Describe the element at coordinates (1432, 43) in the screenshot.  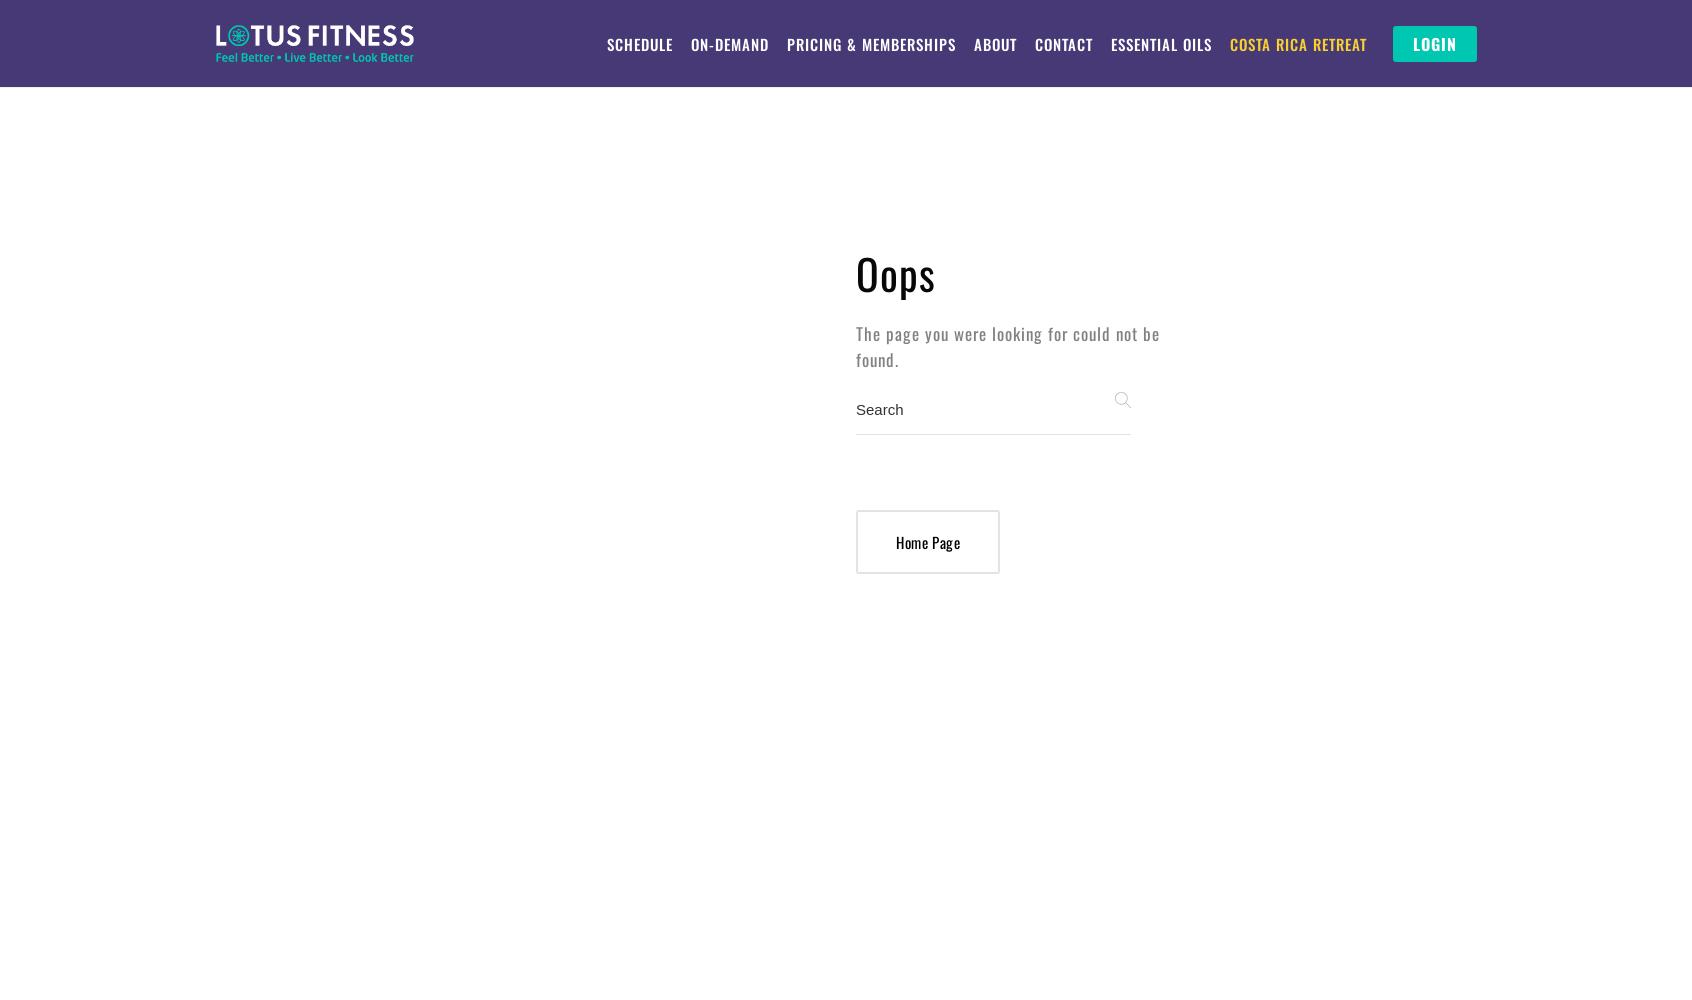
I see `'LOGIN'` at that location.